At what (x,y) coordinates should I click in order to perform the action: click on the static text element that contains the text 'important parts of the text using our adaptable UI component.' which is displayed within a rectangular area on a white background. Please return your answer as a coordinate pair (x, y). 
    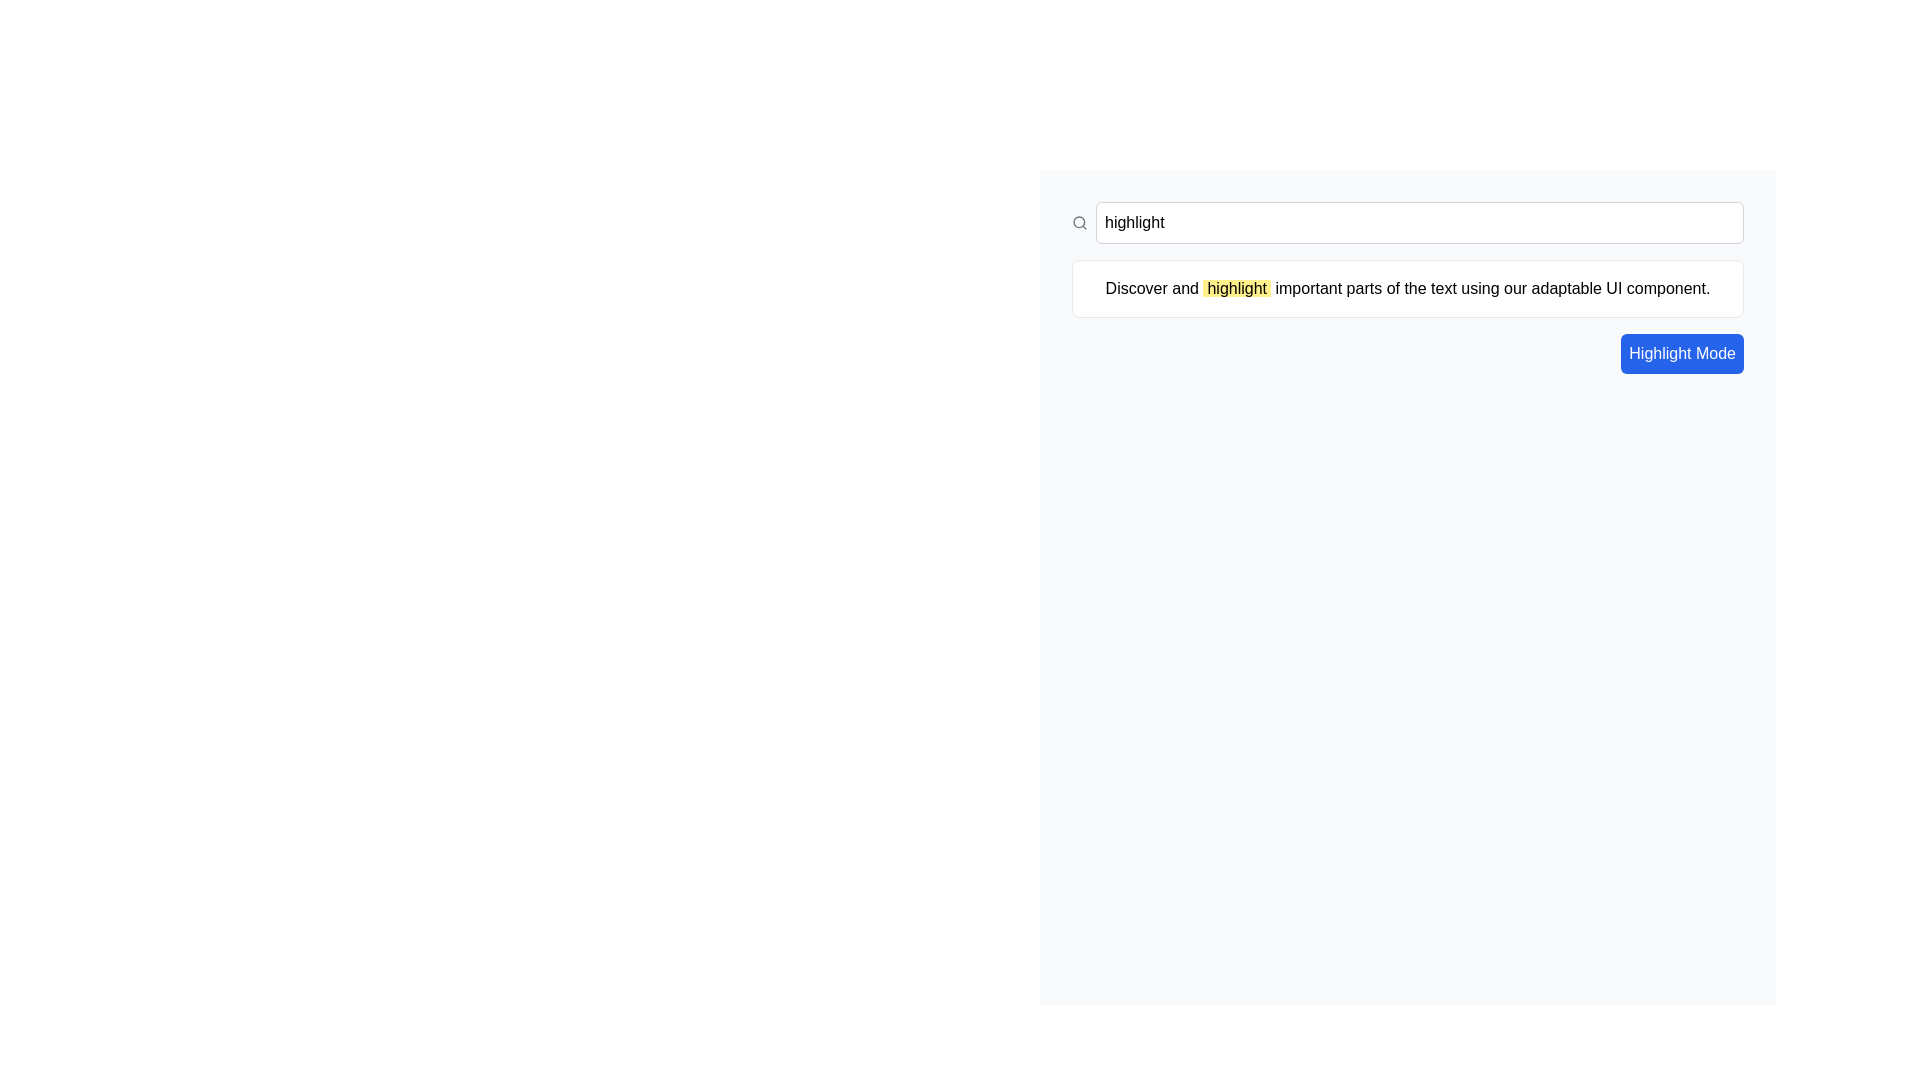
    Looking at the image, I should click on (1490, 288).